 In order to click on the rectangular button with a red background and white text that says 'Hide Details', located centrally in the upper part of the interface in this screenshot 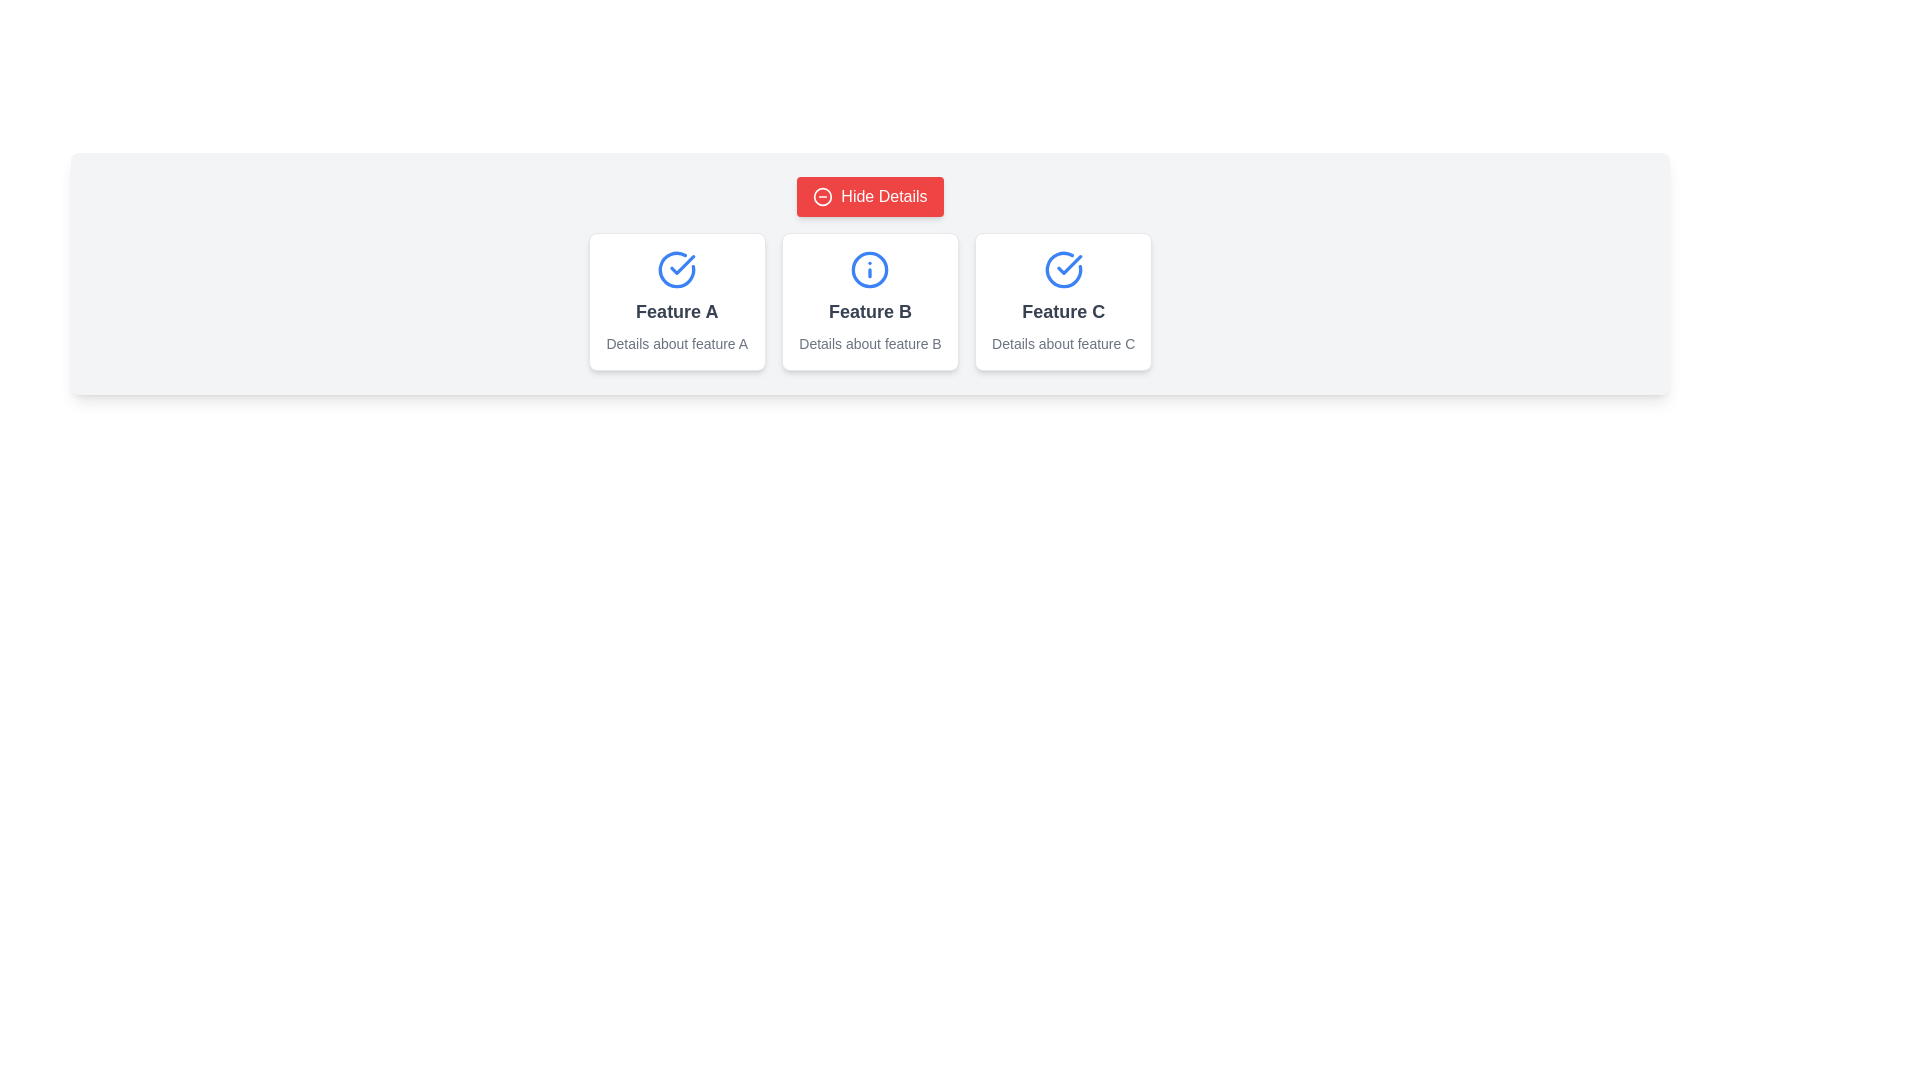, I will do `click(870, 196)`.